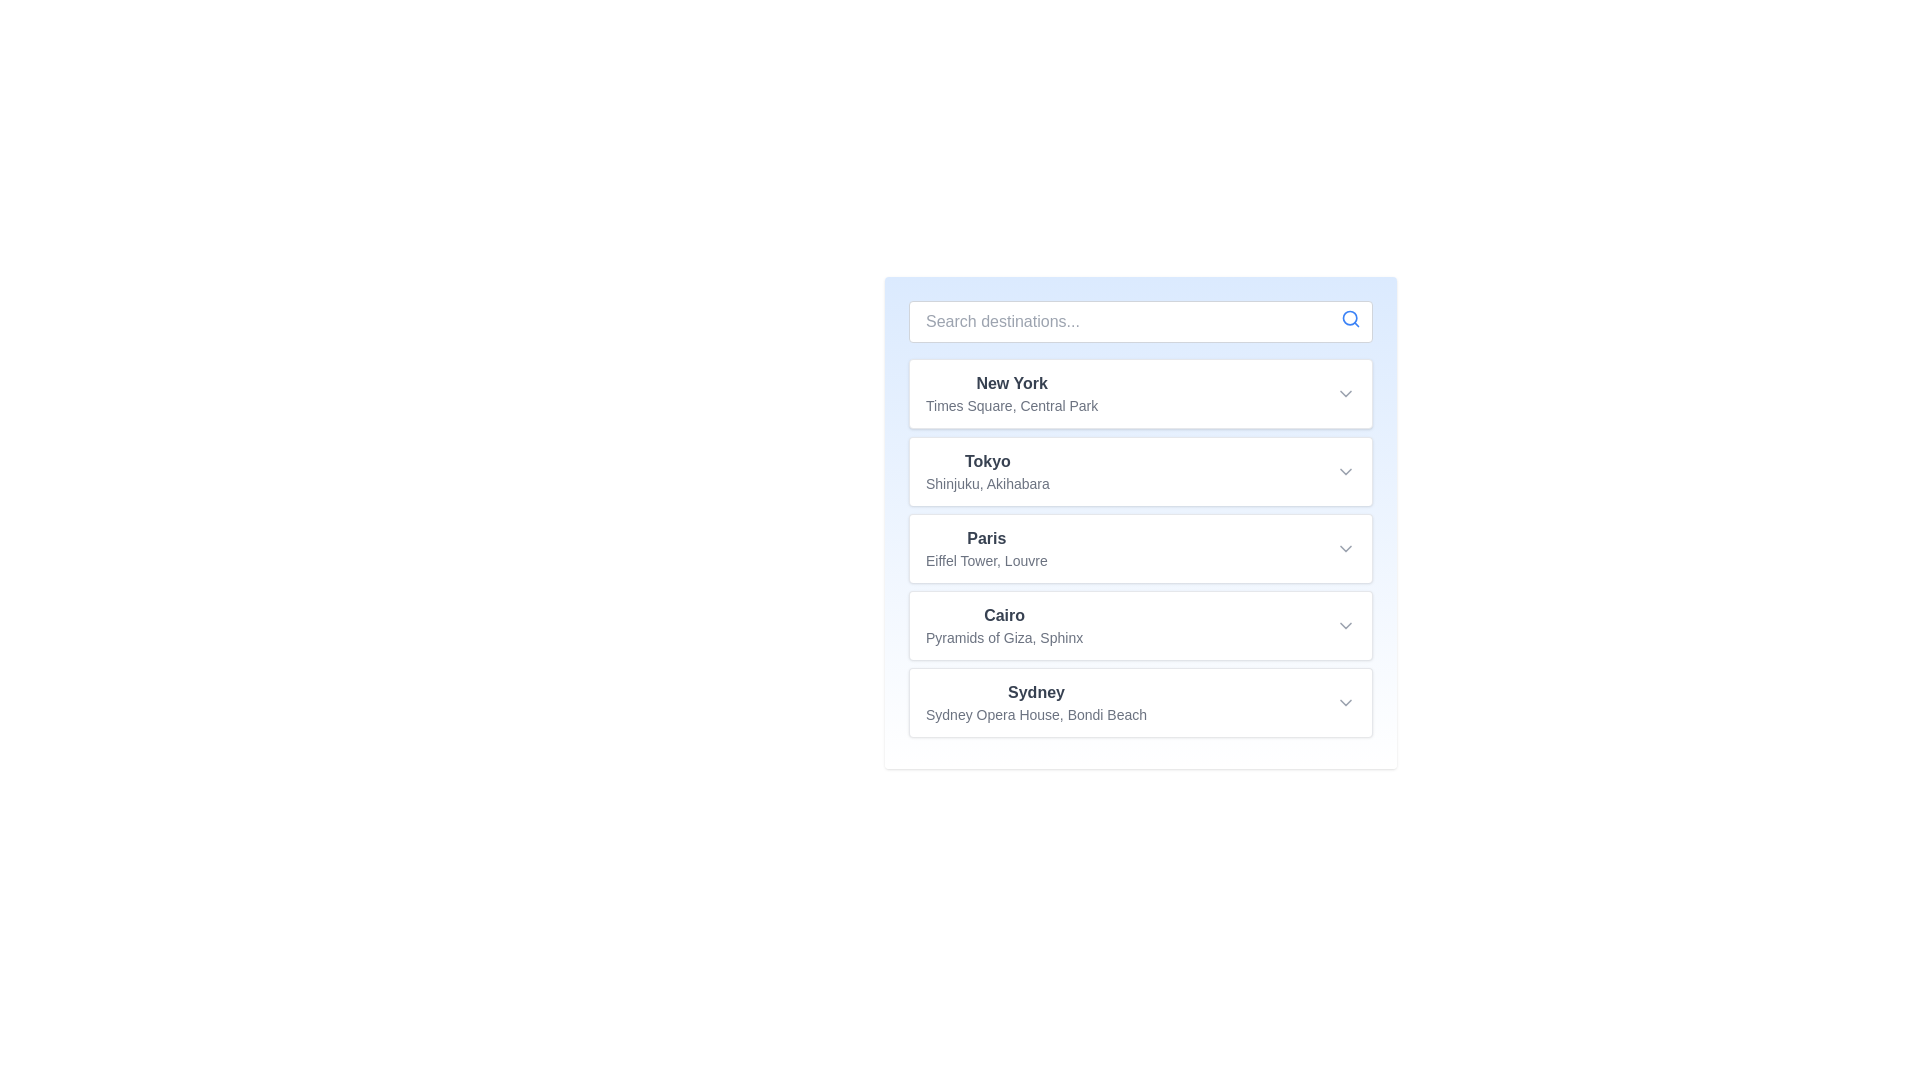 The height and width of the screenshot is (1080, 1920). I want to click on the selectable option for the location 'Tokyo', which is the second listing in the vertical list of destinations, so click(987, 471).